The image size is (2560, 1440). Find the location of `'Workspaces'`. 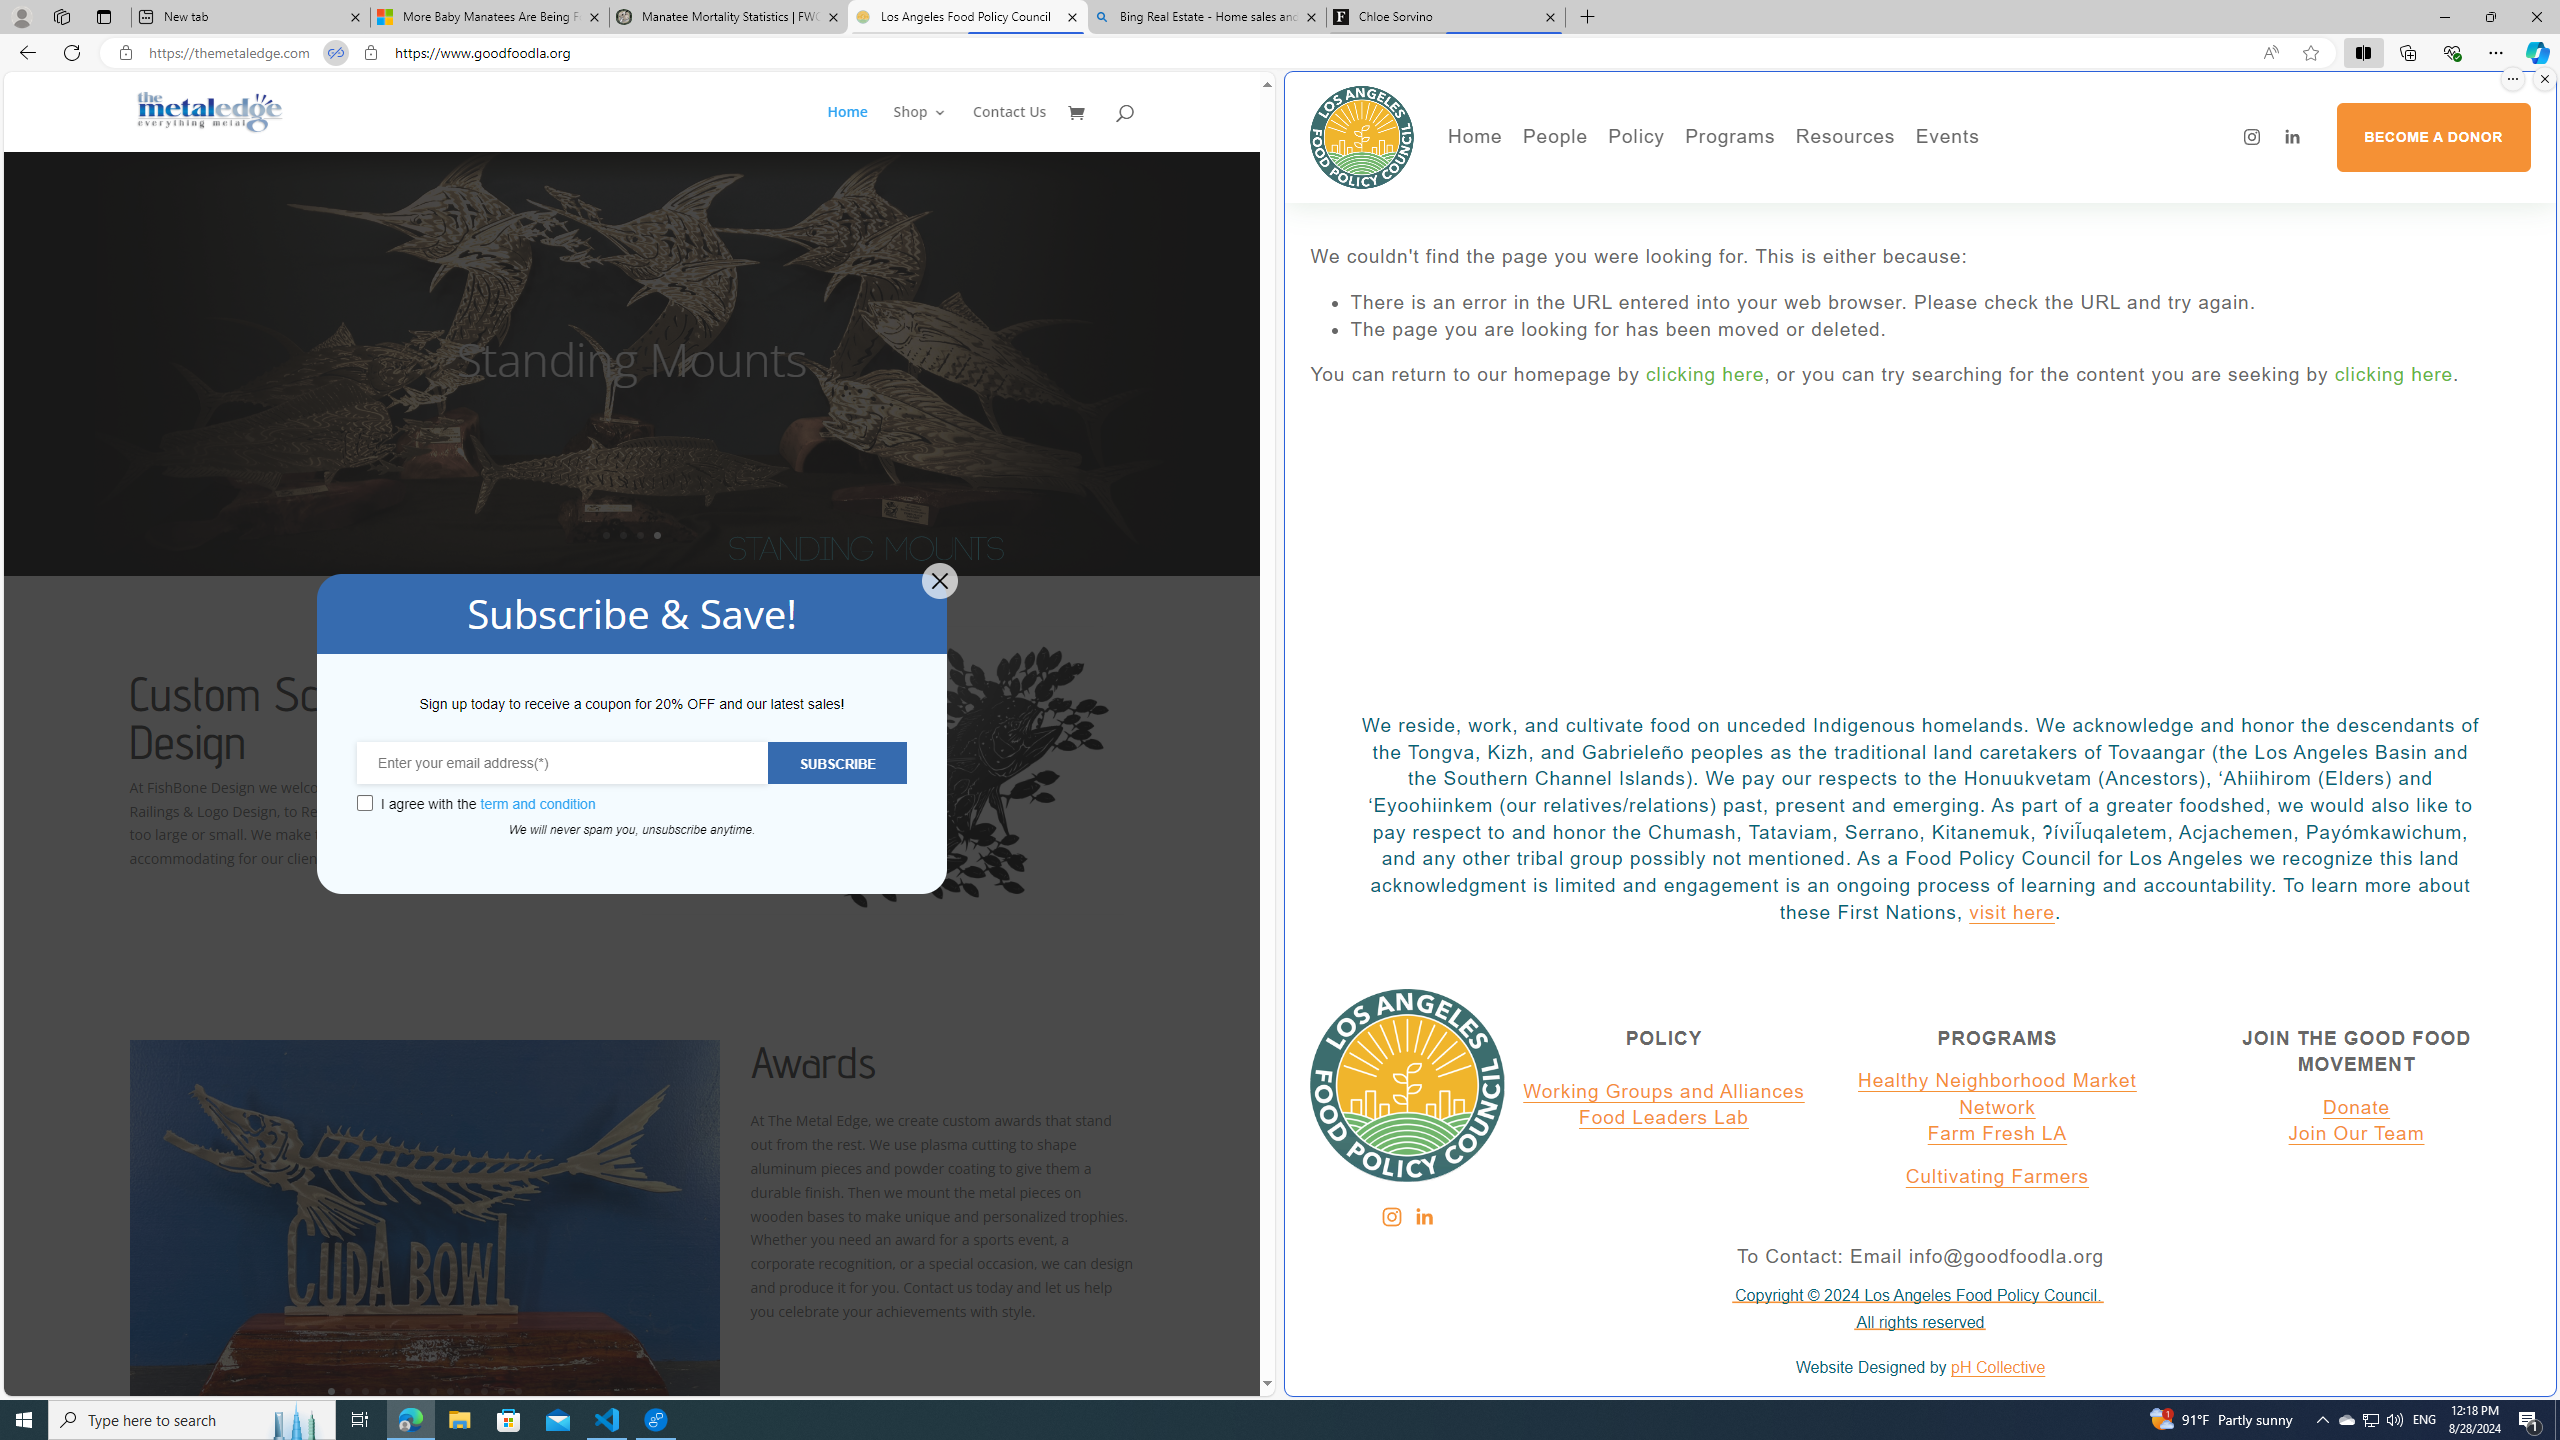

'Workspaces' is located at coordinates (61, 16).